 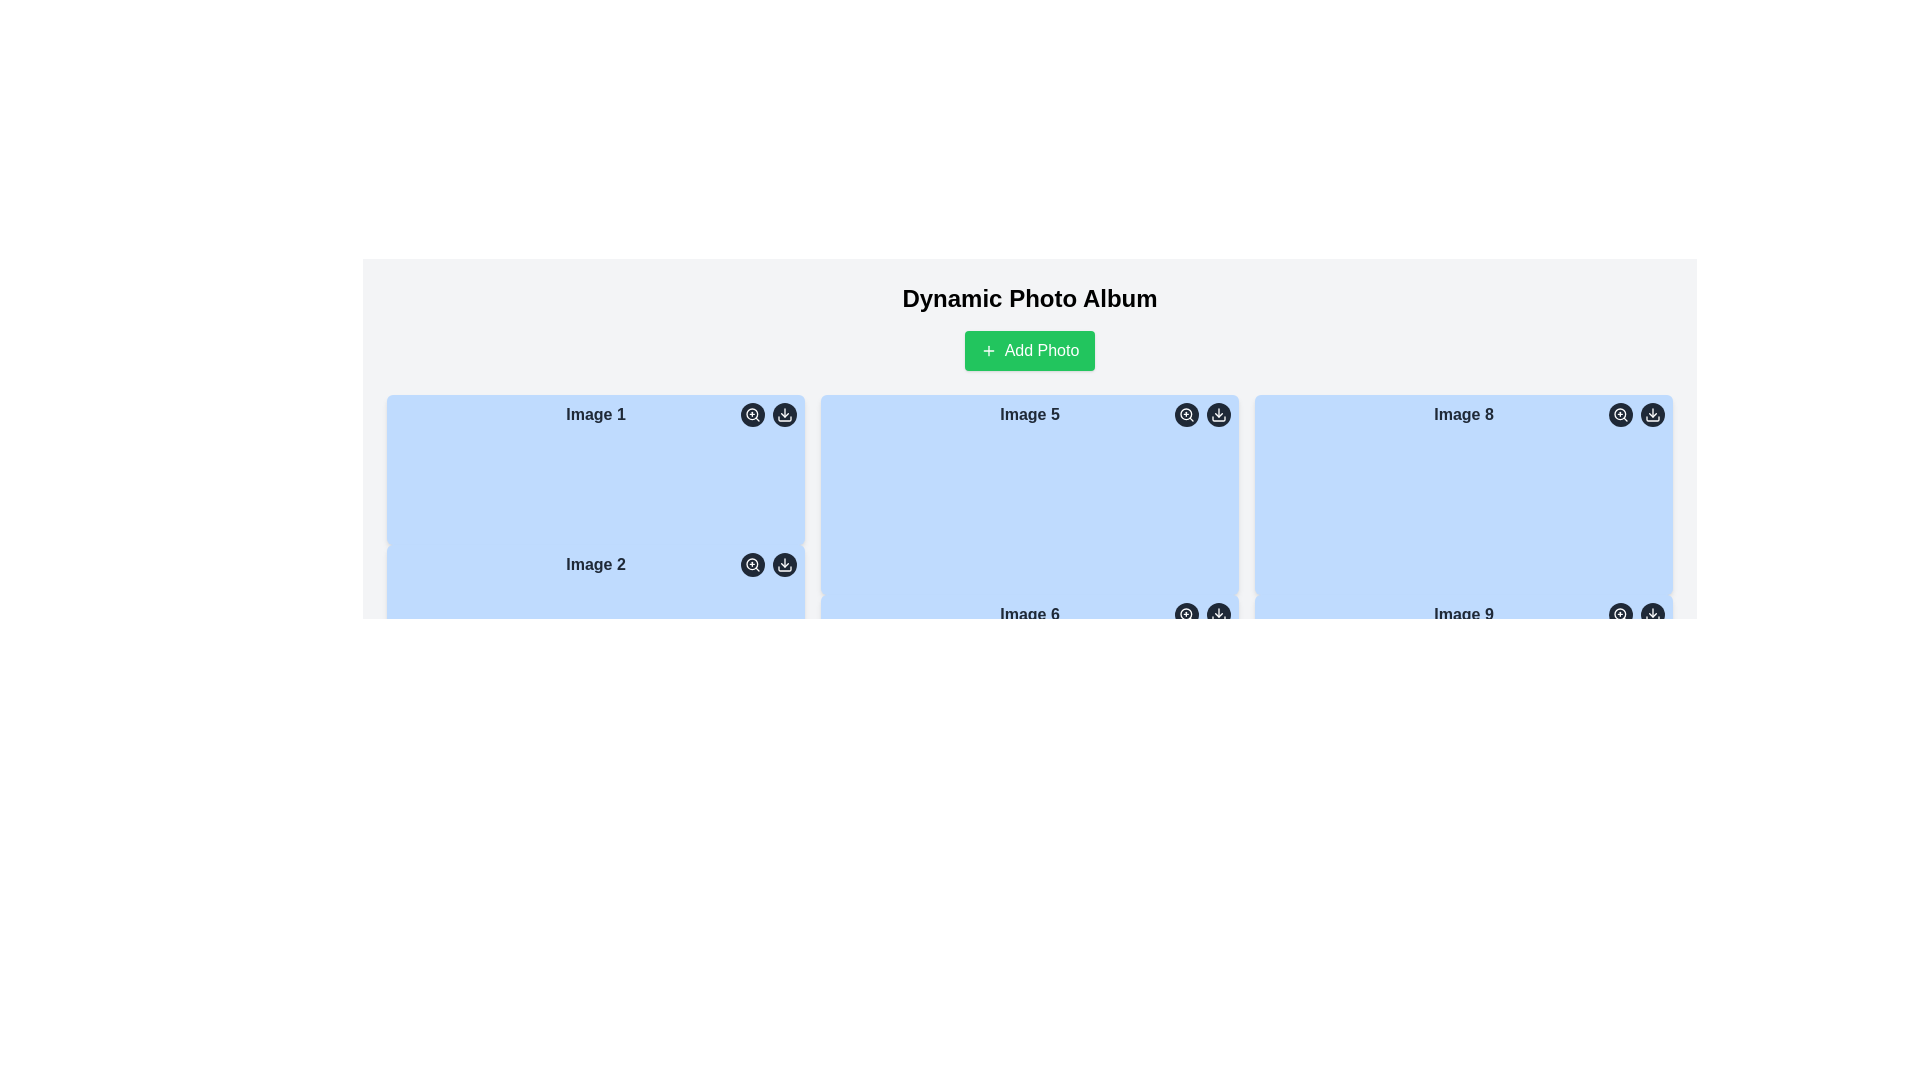 What do you see at coordinates (1652, 414) in the screenshot?
I see `the circular button with a dark gray background and a white download icon` at bounding box center [1652, 414].